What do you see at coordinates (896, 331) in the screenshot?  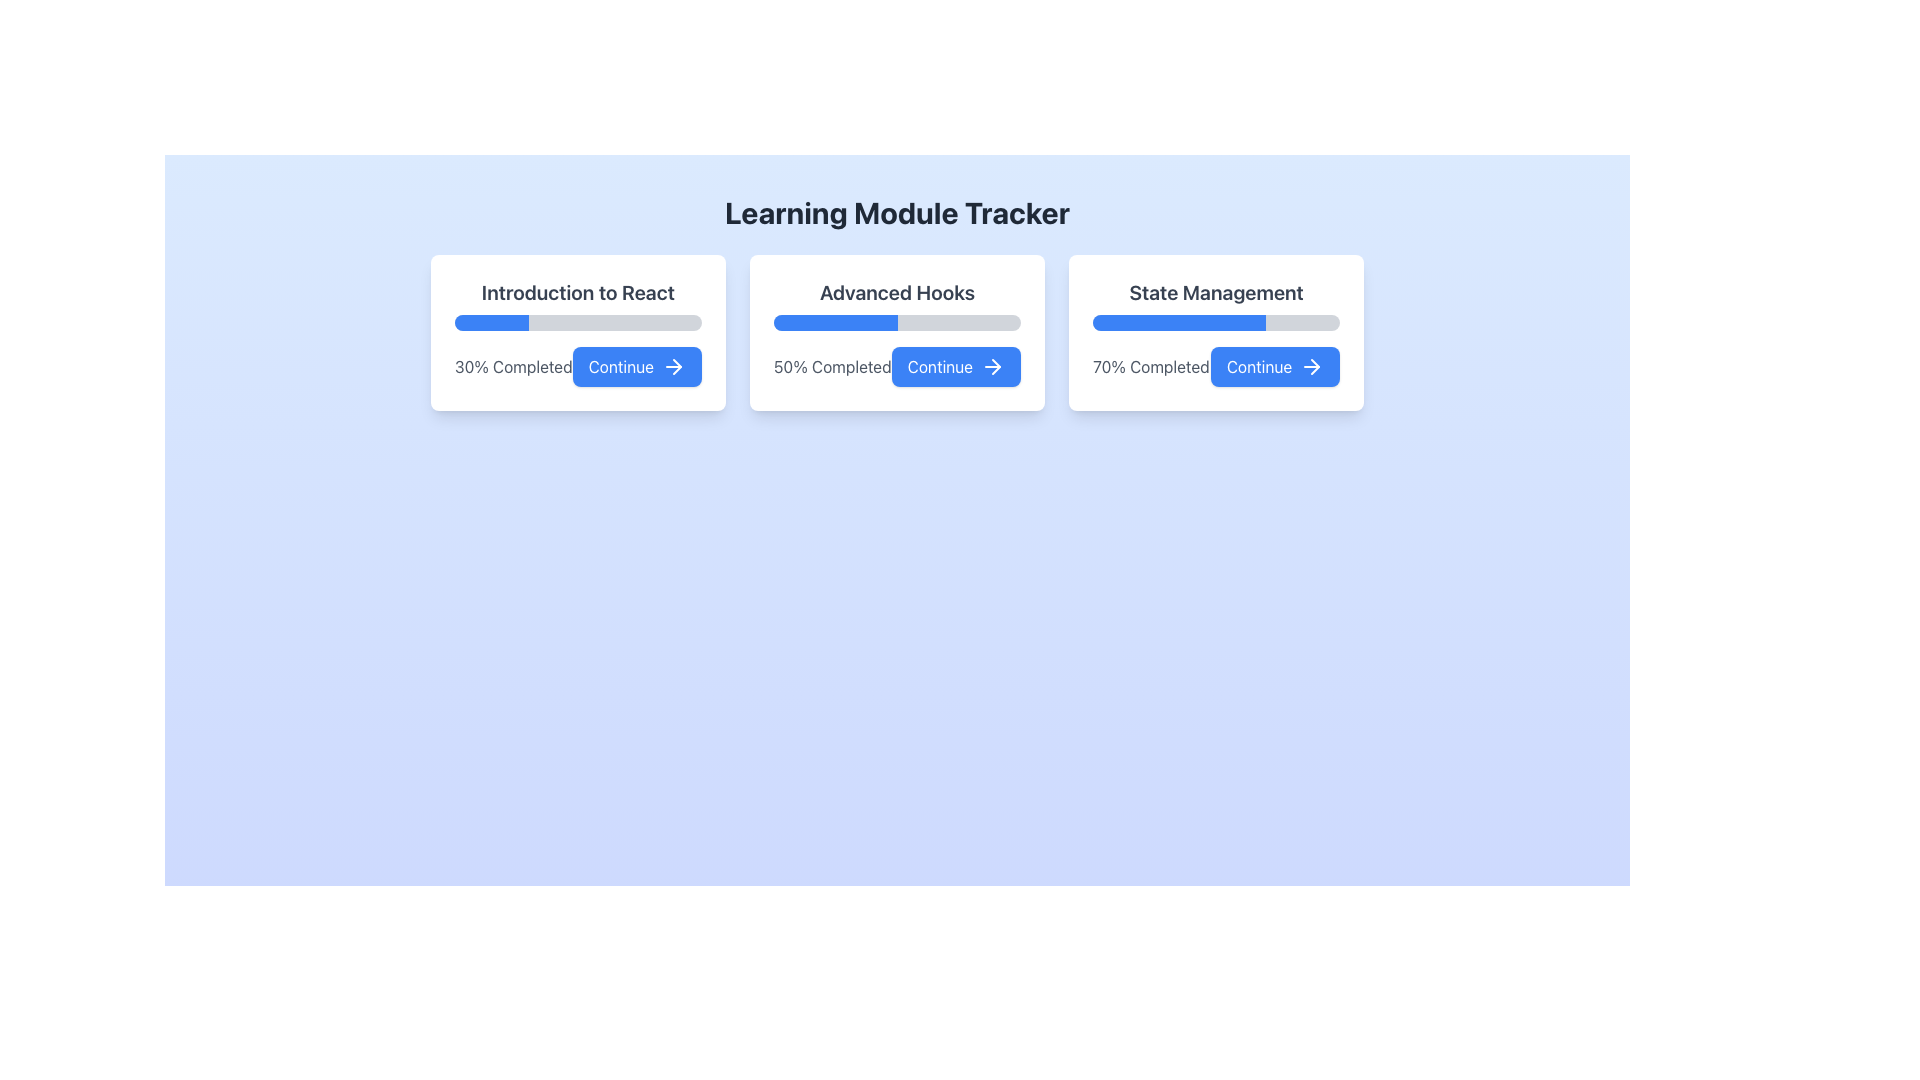 I see `the progress bar of the second informational card in the learning tracker interface for accessibility interaction` at bounding box center [896, 331].